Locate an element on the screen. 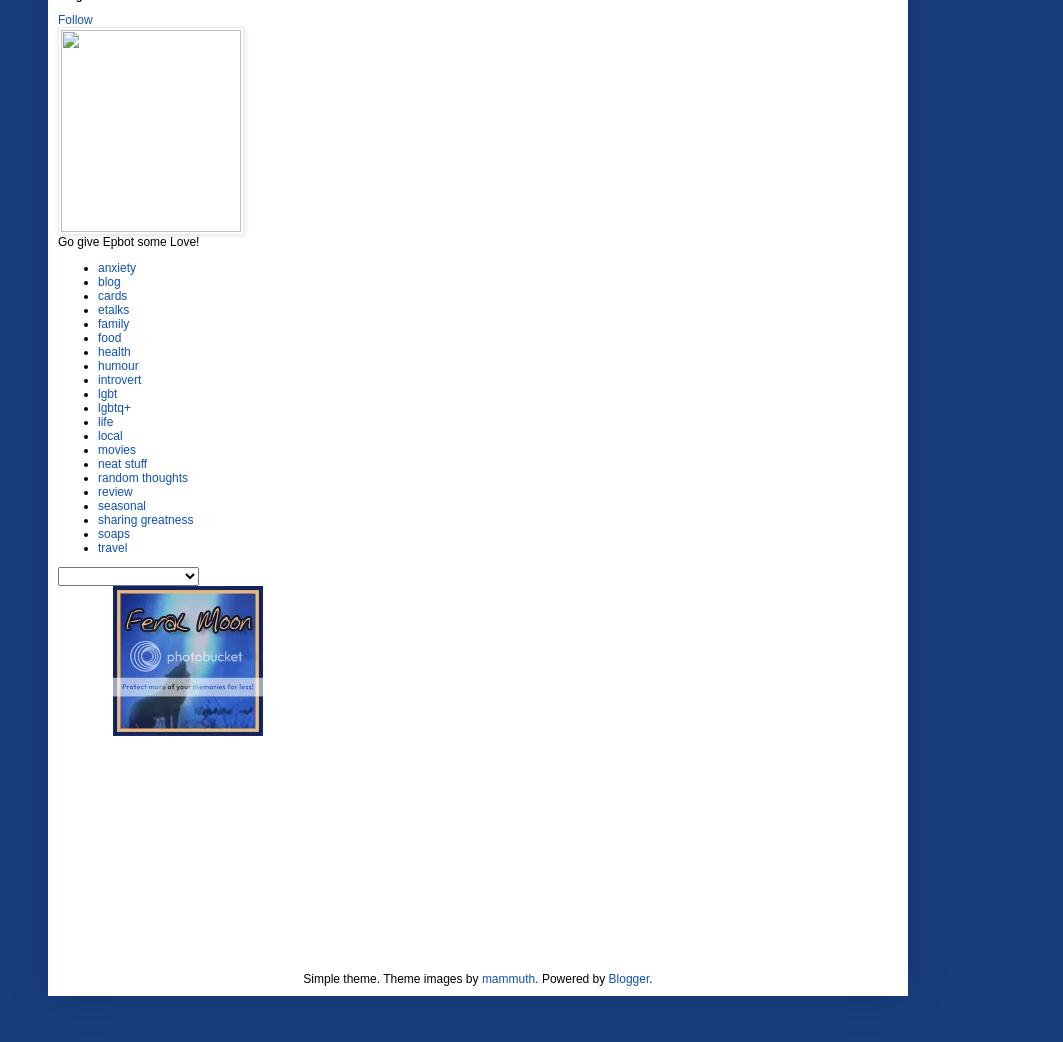  'mammuth' is located at coordinates (508, 978).